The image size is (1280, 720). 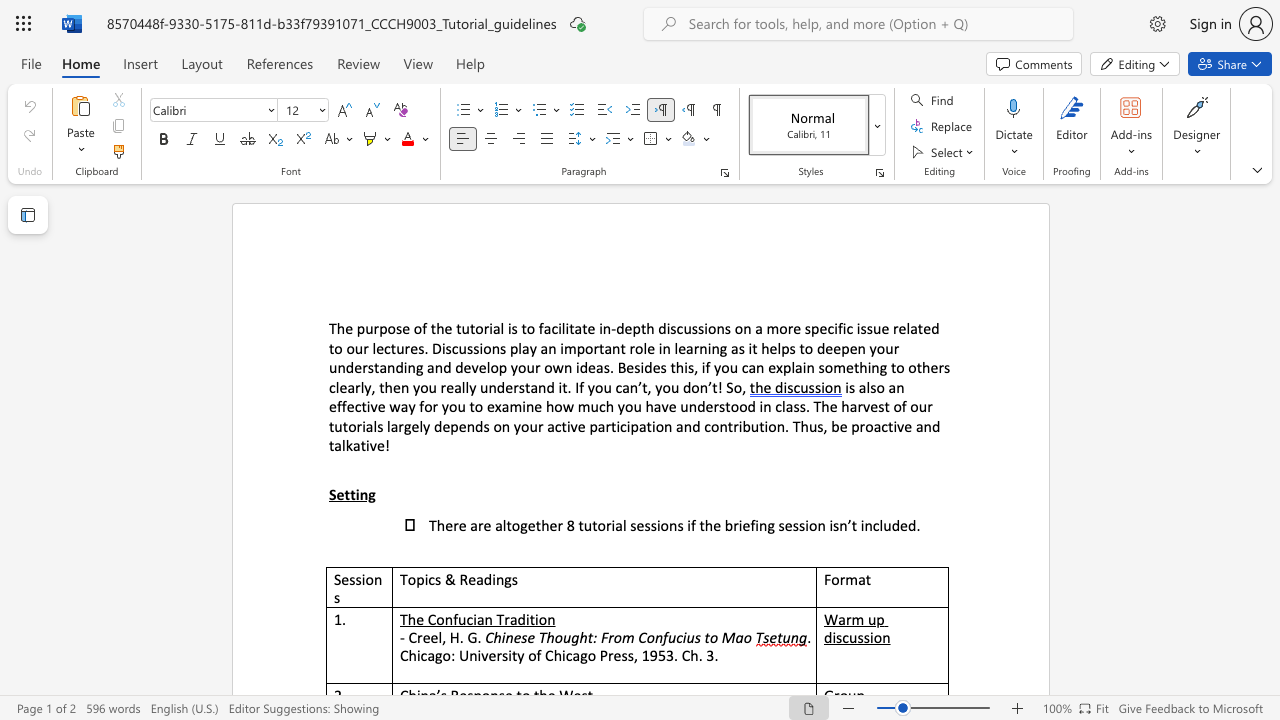 I want to click on the 1th character "b" in the text, so click(x=727, y=524).